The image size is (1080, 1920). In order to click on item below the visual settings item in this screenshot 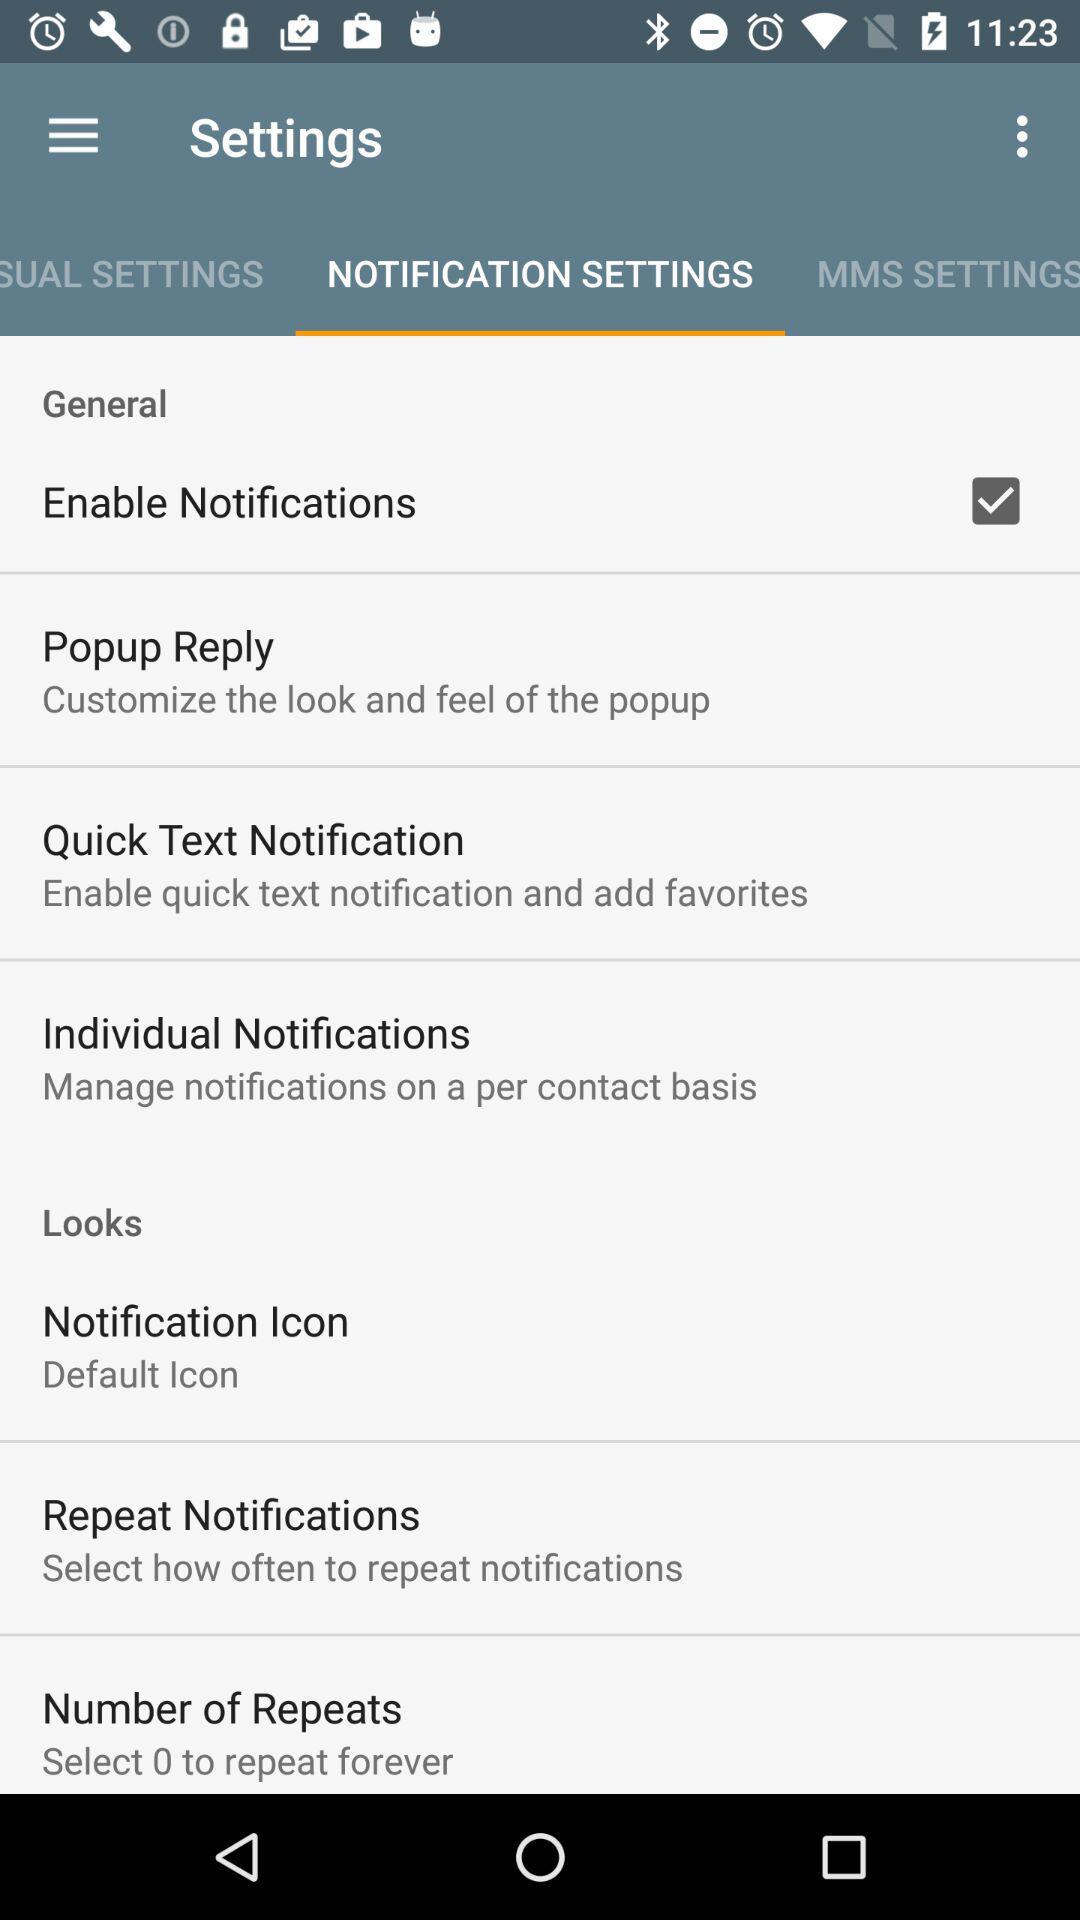, I will do `click(540, 381)`.